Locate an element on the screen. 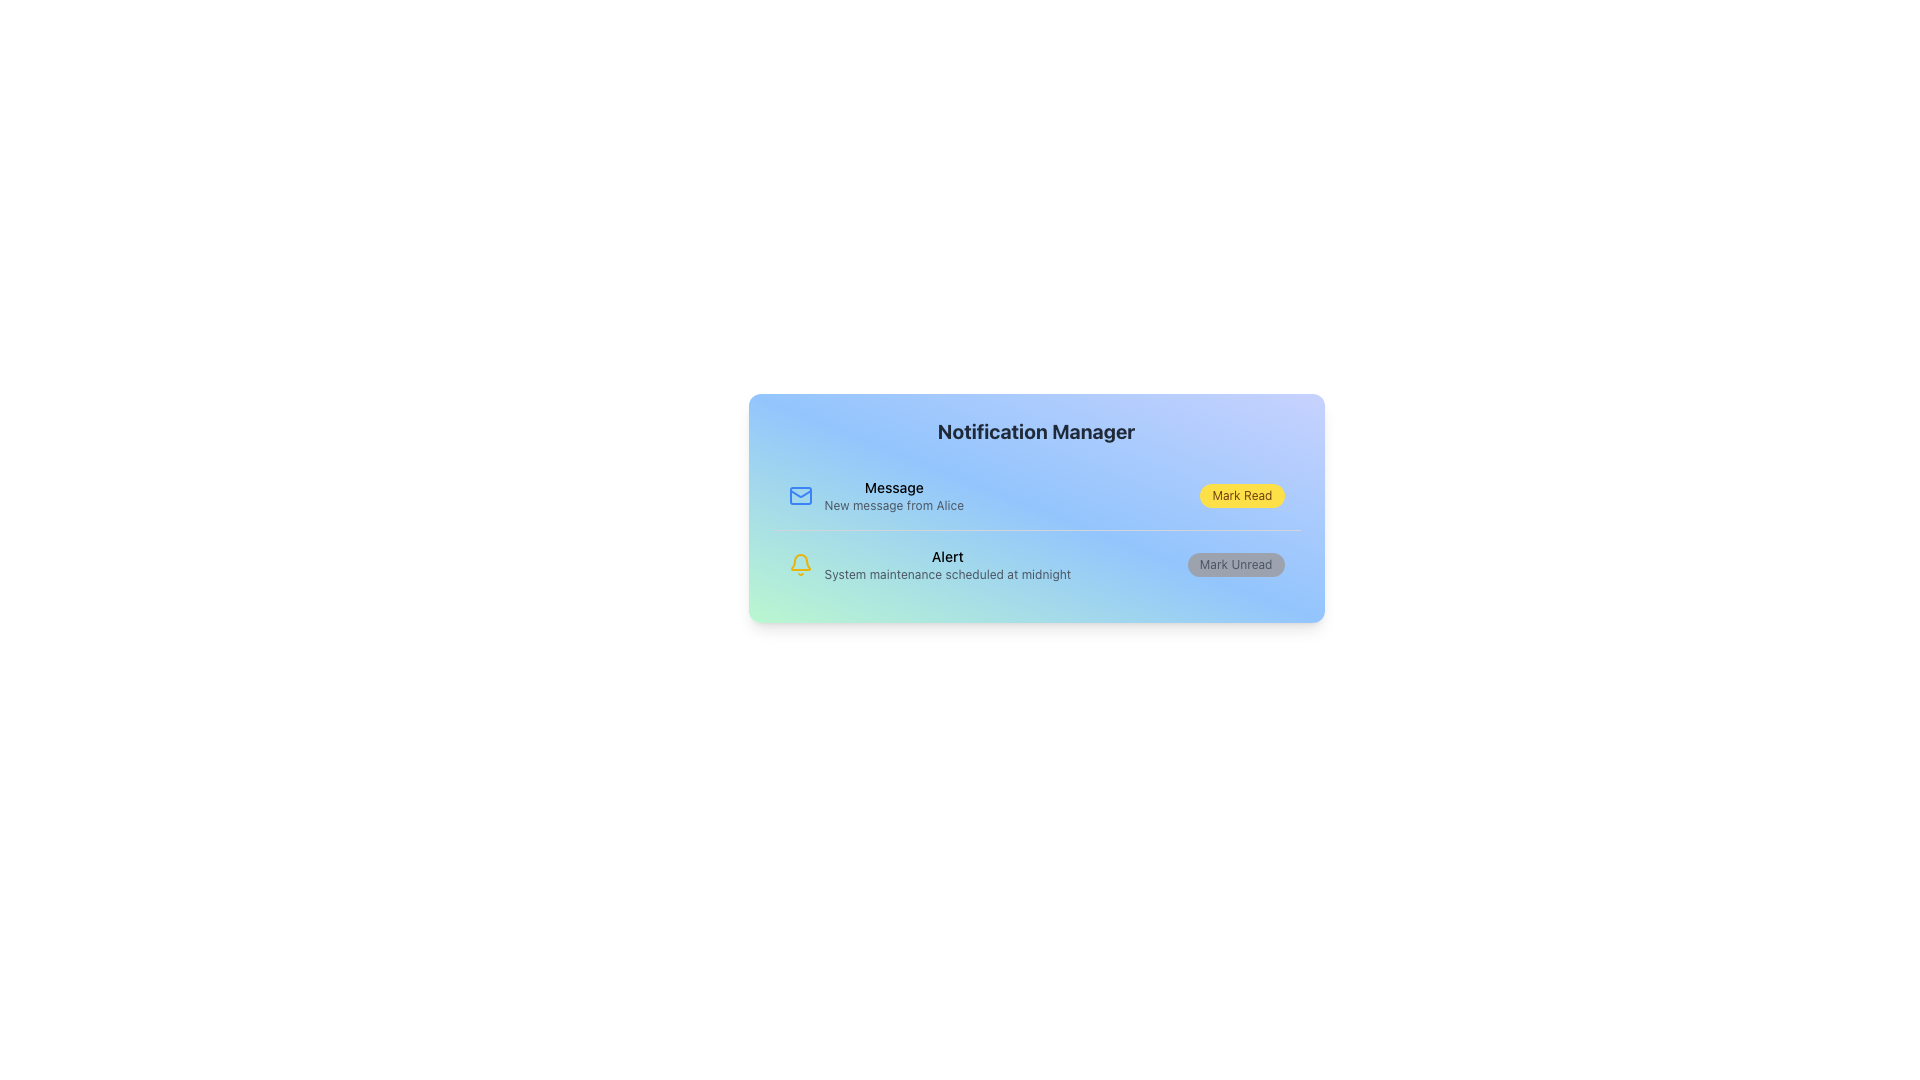  the 'Message' notification element, which is the first notification under the 'Notification Manager' heading is located at coordinates (893, 495).